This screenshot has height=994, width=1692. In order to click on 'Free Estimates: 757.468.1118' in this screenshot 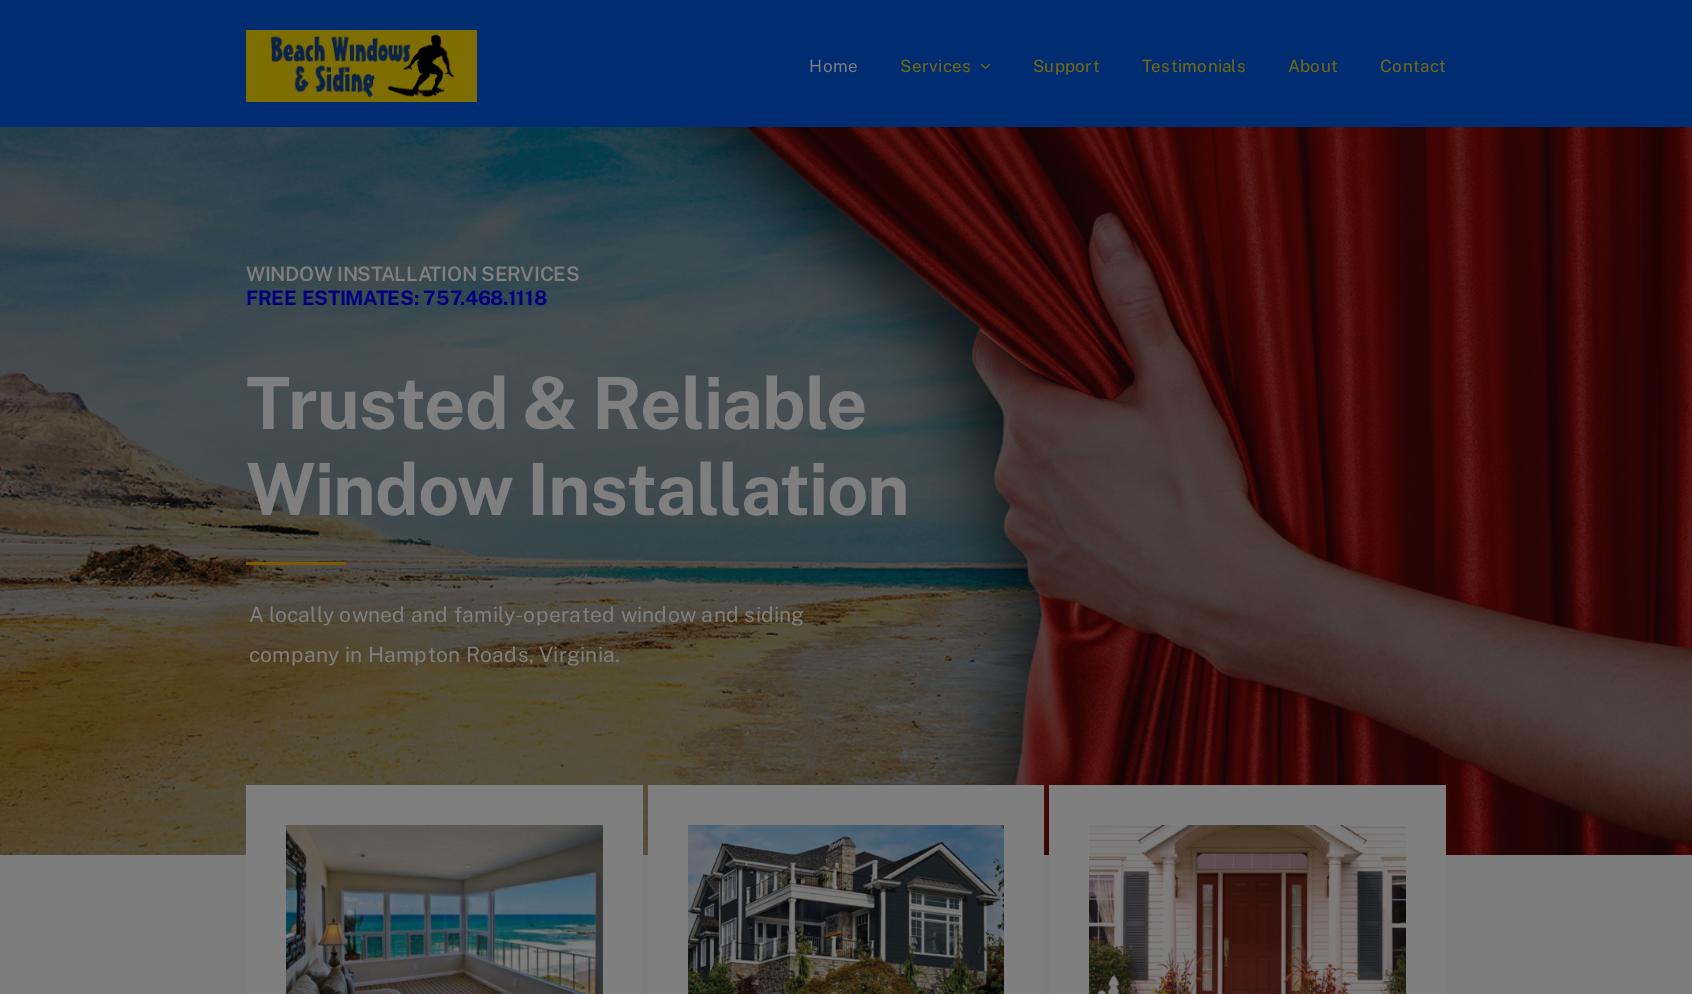, I will do `click(395, 297)`.